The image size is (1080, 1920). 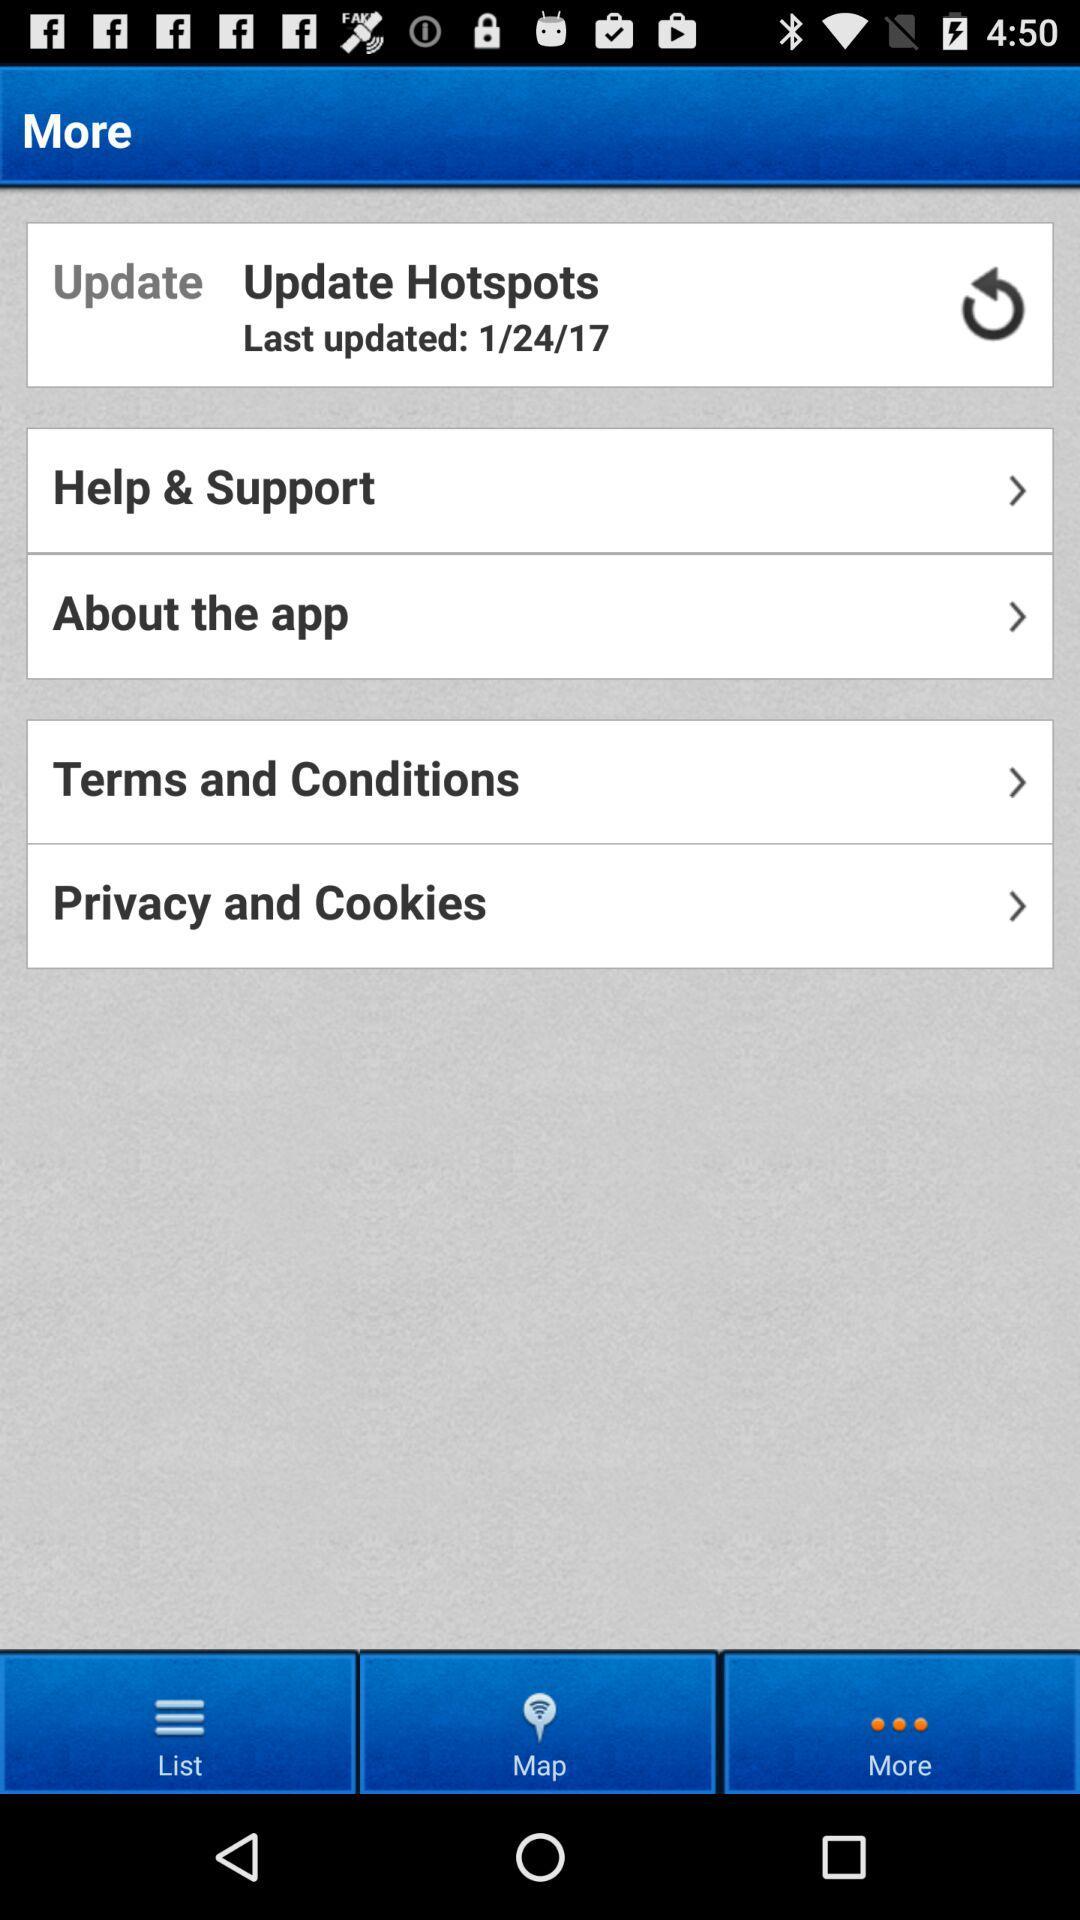 I want to click on privacy and cookies icon, so click(x=540, y=905).